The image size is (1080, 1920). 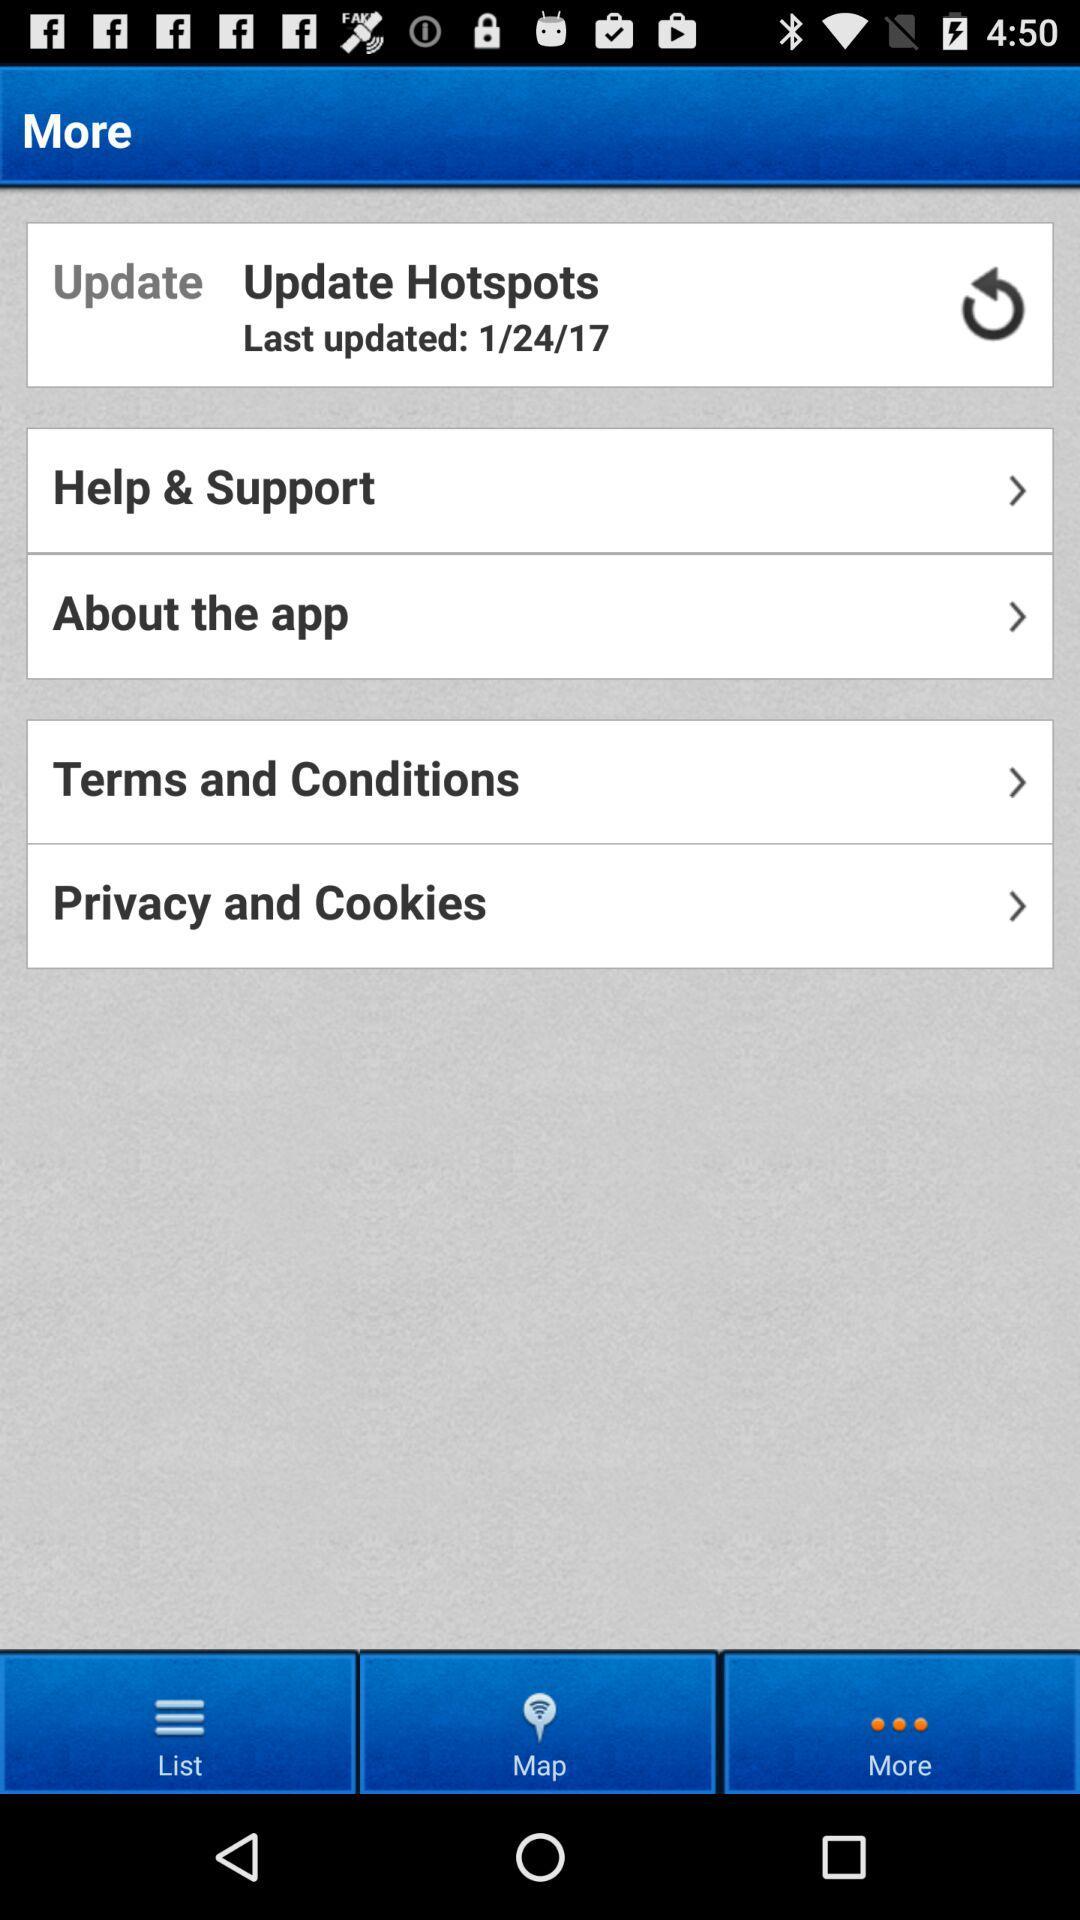 I want to click on privacy and cookies icon, so click(x=540, y=905).